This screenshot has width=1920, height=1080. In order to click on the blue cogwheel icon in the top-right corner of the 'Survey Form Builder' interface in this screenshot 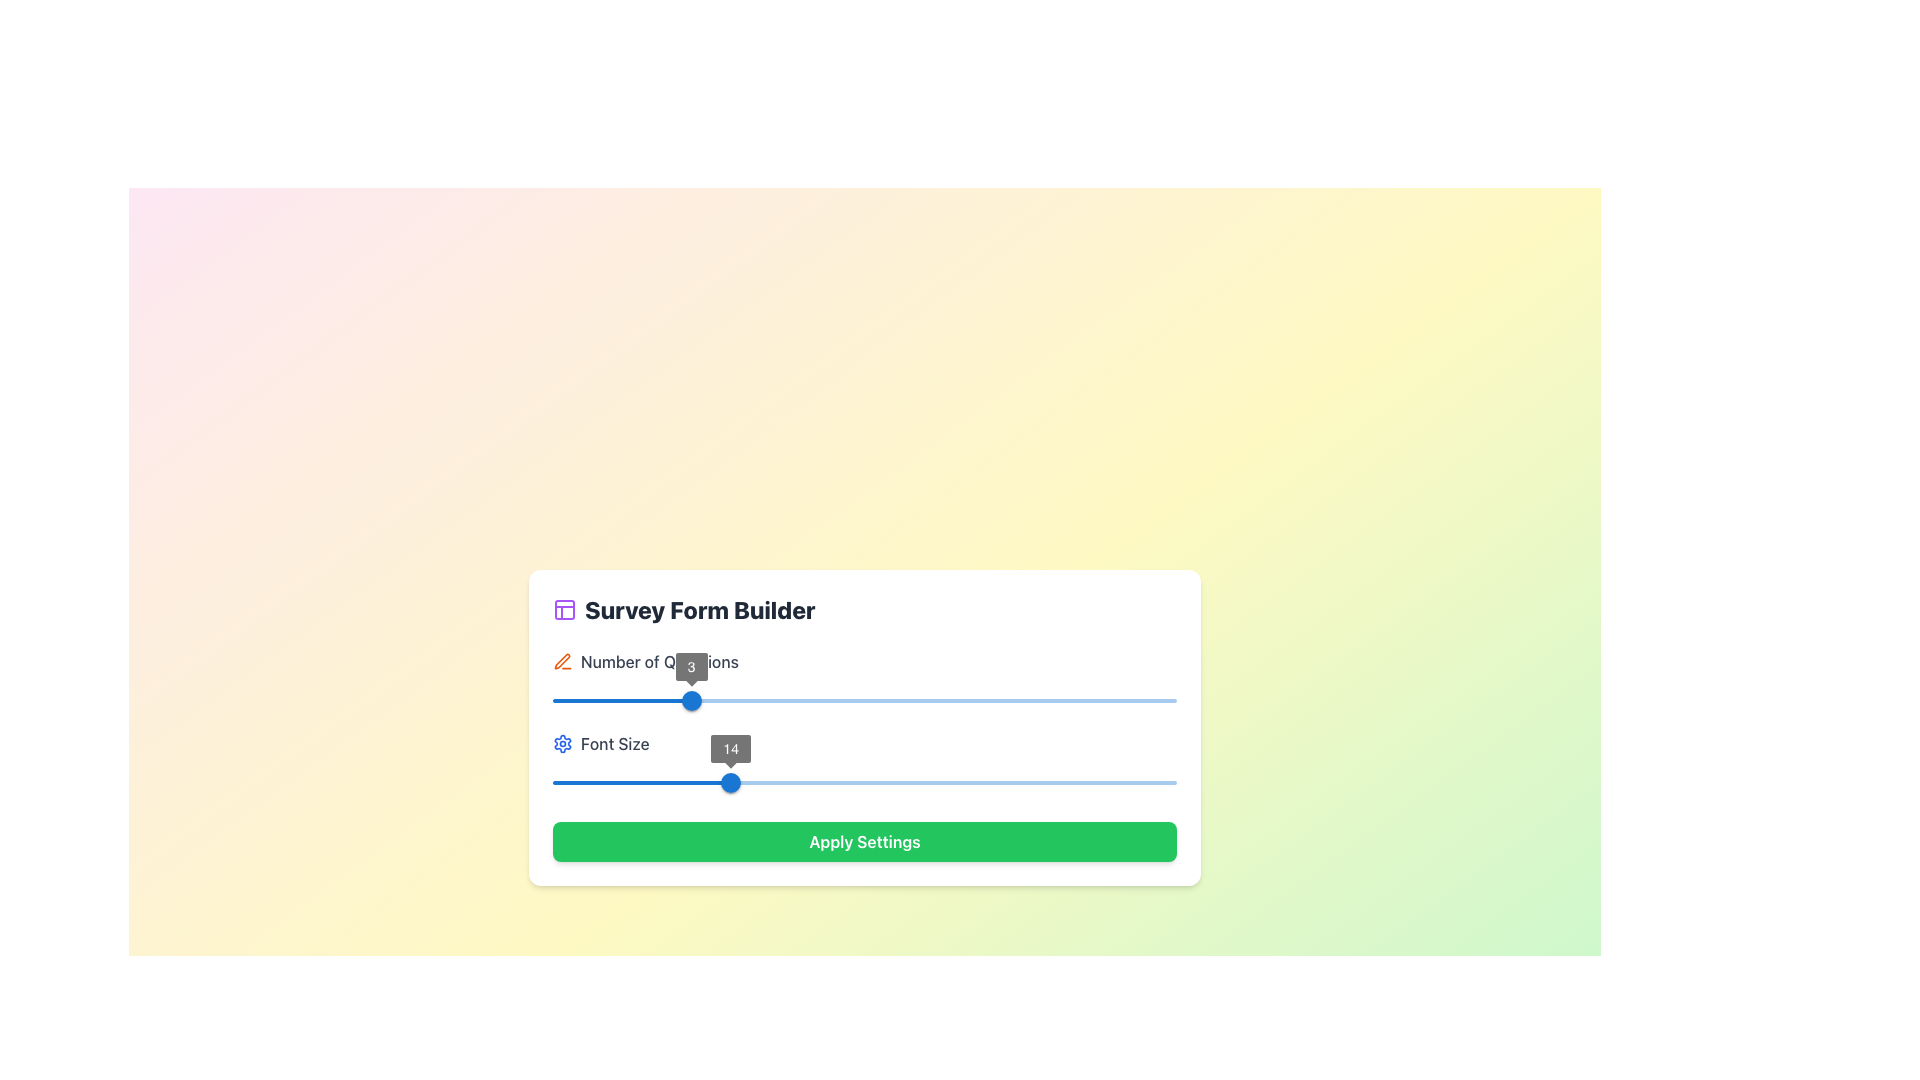, I will do `click(561, 744)`.